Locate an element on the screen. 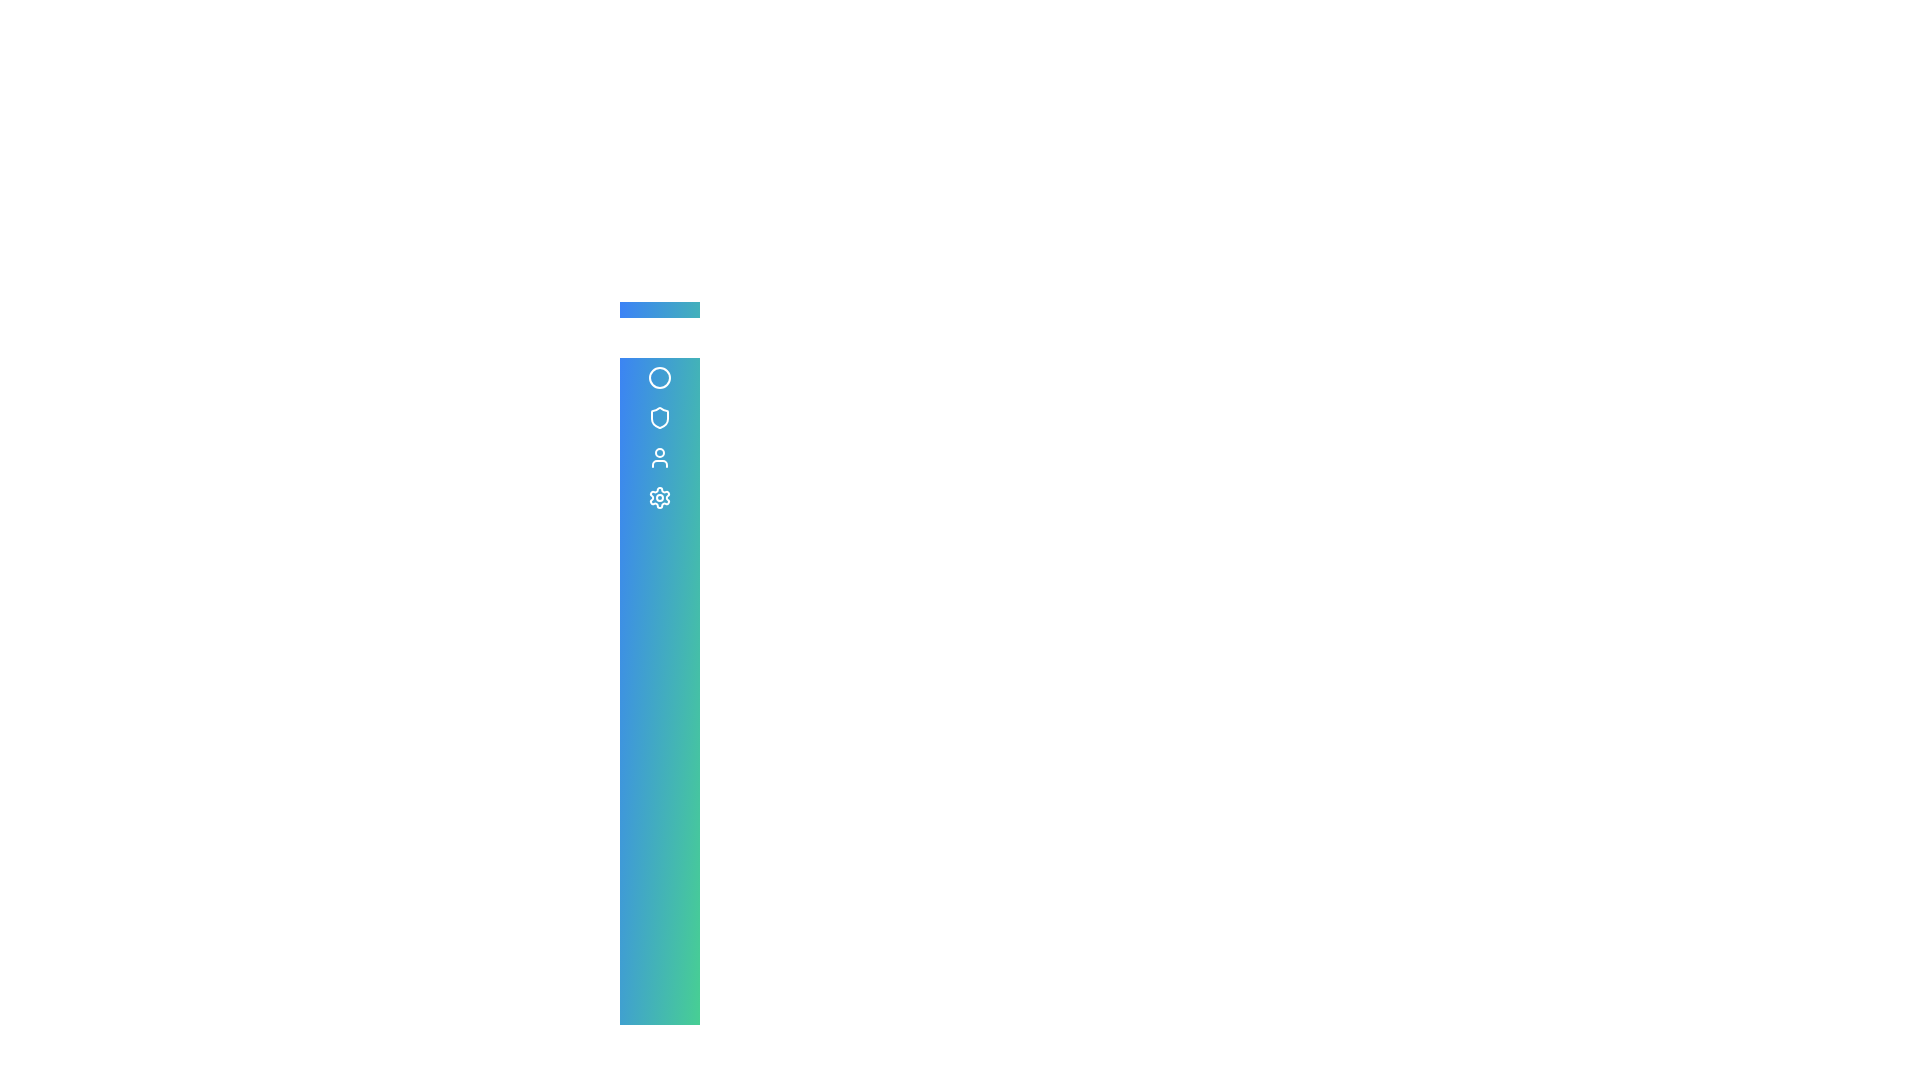  the user profile icon located in the vertical toolbar on the left side of the interface, which is the third icon from the top is located at coordinates (660, 458).